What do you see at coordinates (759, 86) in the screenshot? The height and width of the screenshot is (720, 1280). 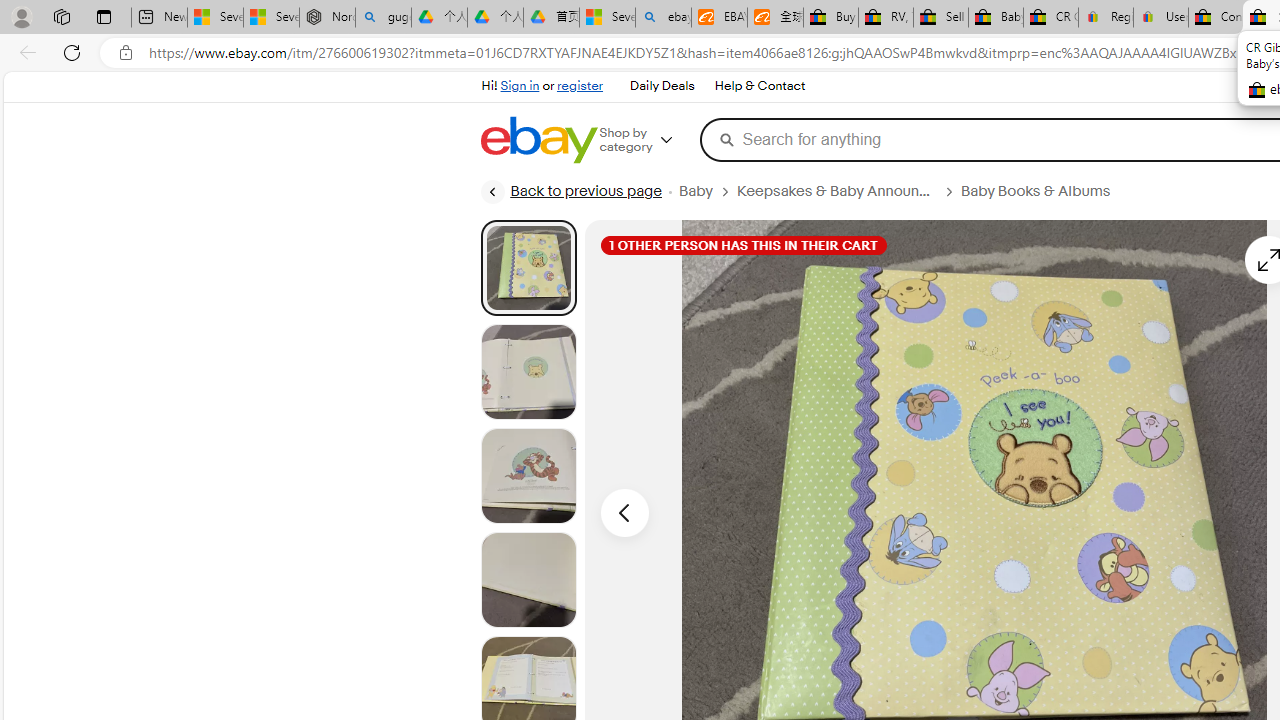 I see `'Help & Contact'` at bounding box center [759, 86].